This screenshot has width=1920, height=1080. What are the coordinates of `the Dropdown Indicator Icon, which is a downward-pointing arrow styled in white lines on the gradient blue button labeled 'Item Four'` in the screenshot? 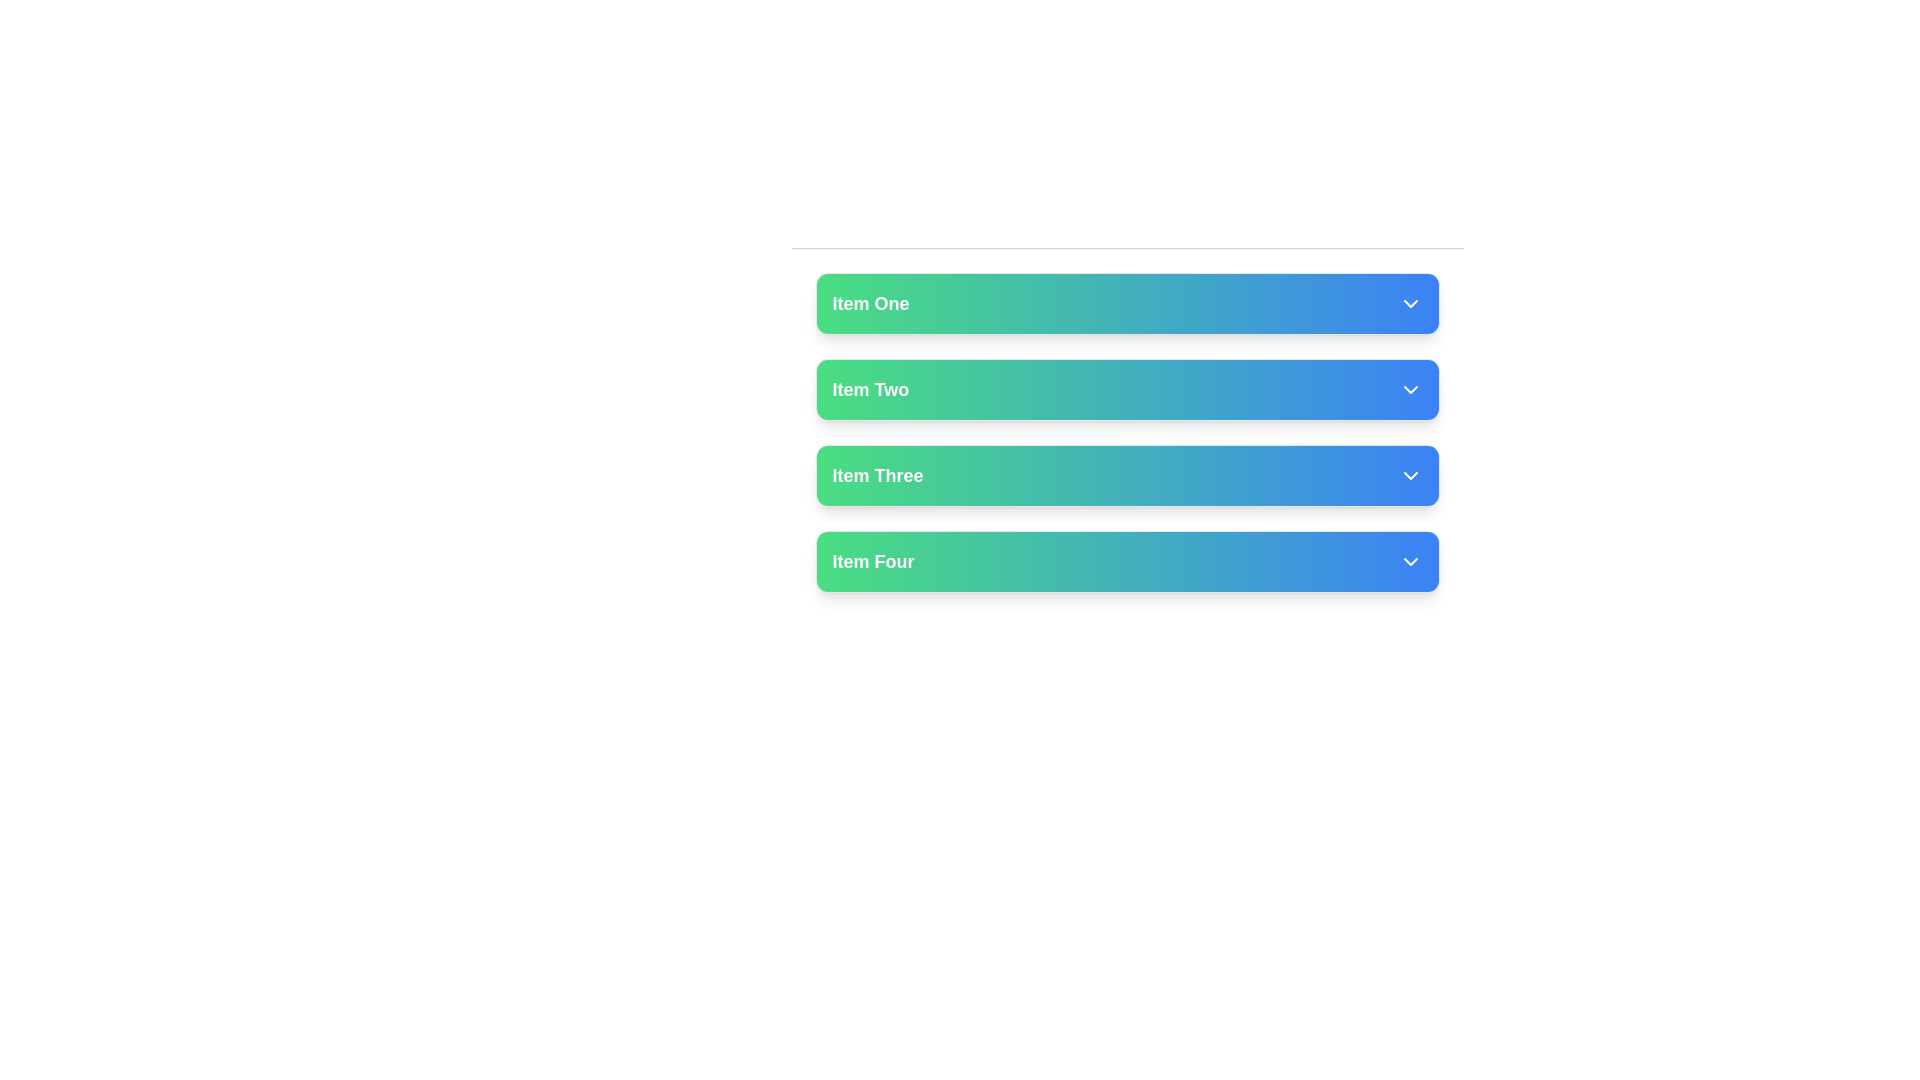 It's located at (1409, 562).